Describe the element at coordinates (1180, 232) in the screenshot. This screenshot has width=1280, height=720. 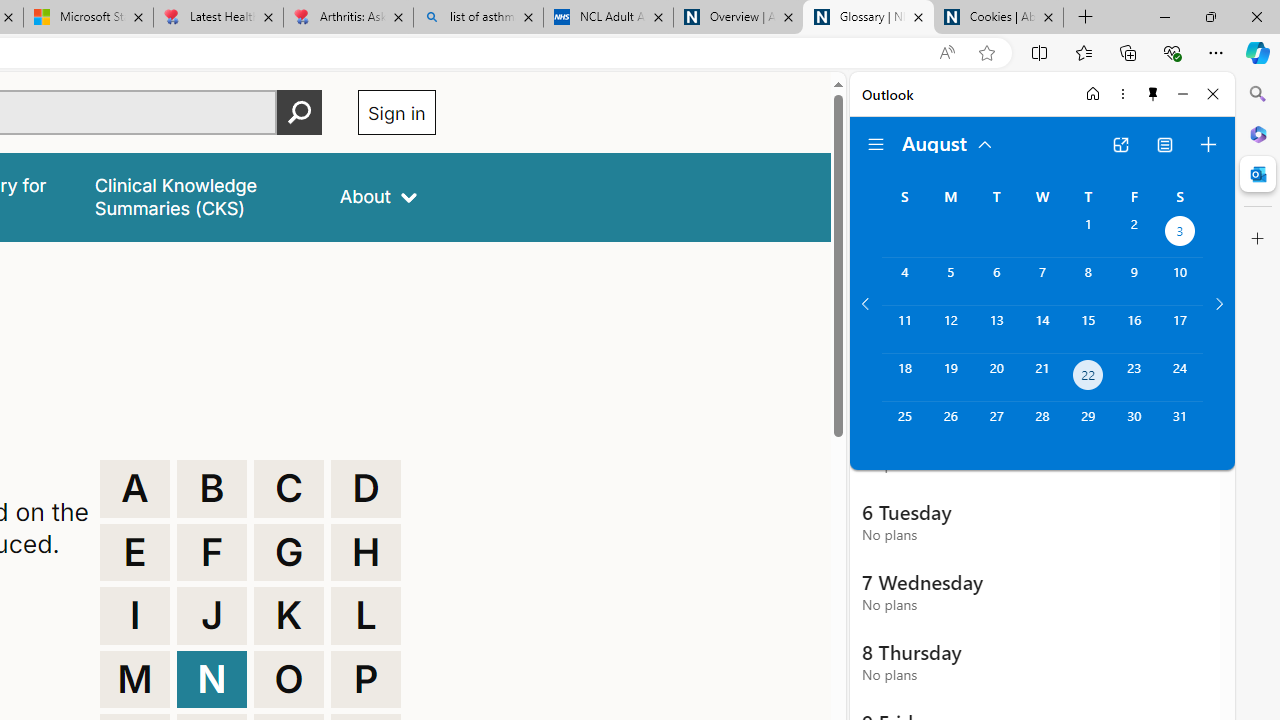
I see `'Saturday, August 3, 2024. Date selected. '` at that location.